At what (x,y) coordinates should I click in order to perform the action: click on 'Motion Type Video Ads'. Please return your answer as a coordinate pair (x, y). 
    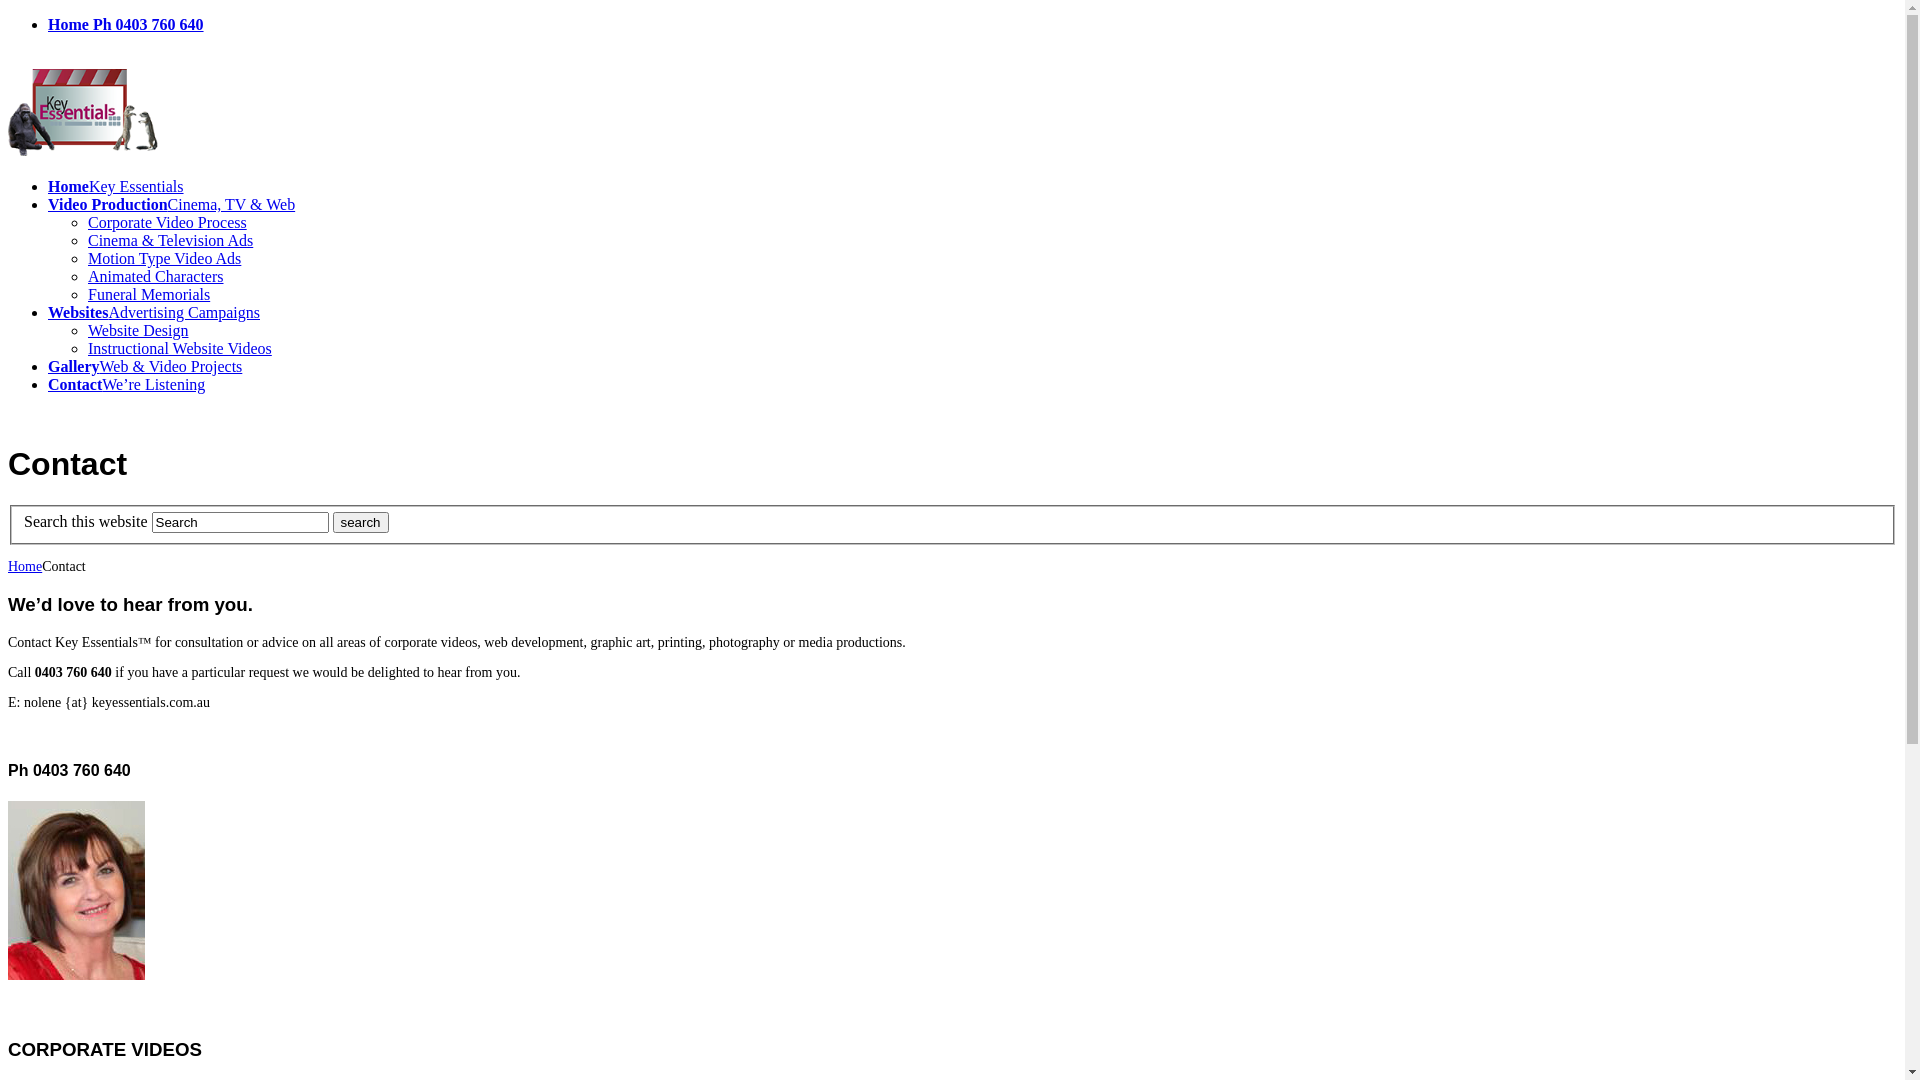
    Looking at the image, I should click on (164, 257).